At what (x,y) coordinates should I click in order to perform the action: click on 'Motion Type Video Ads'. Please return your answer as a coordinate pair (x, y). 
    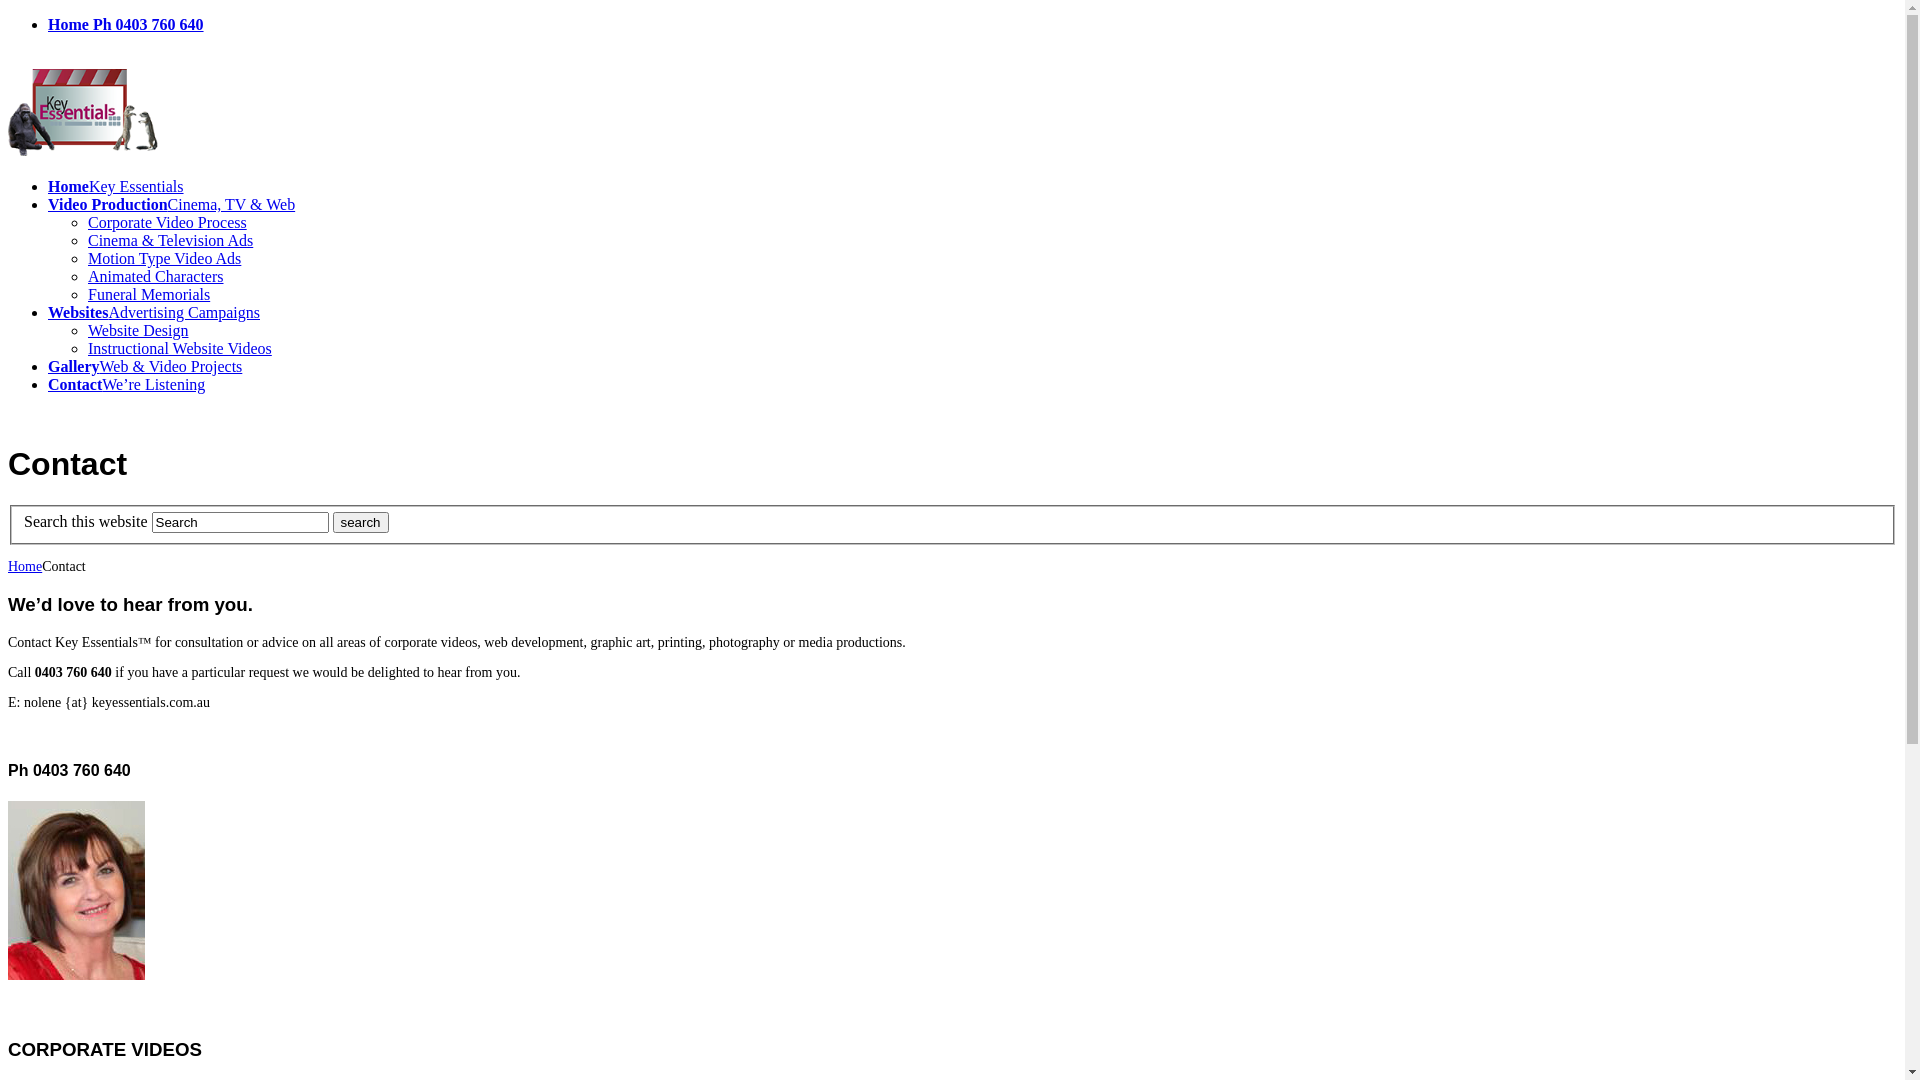
    Looking at the image, I should click on (164, 257).